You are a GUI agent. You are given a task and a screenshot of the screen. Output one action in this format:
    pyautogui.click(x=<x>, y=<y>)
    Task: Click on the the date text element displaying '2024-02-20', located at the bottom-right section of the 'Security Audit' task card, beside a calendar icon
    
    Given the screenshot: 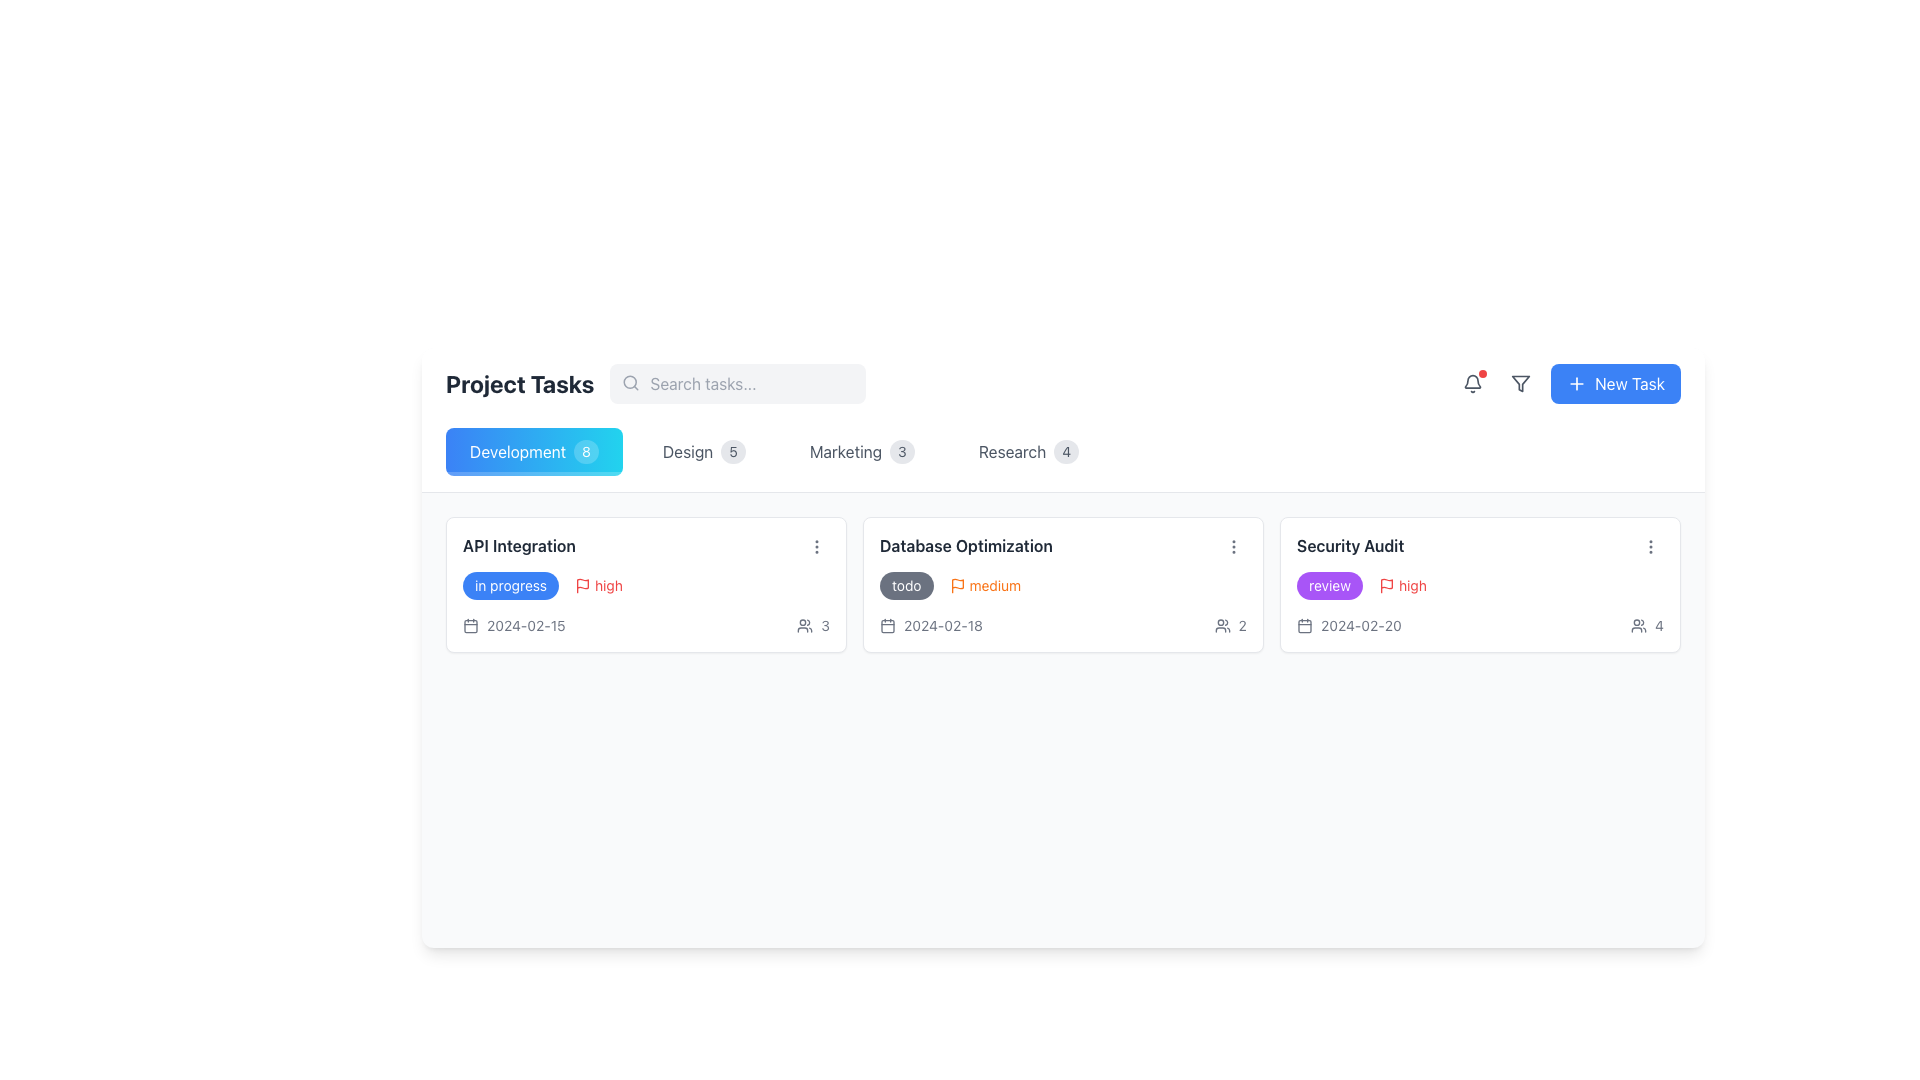 What is the action you would take?
    pyautogui.click(x=1360, y=624)
    